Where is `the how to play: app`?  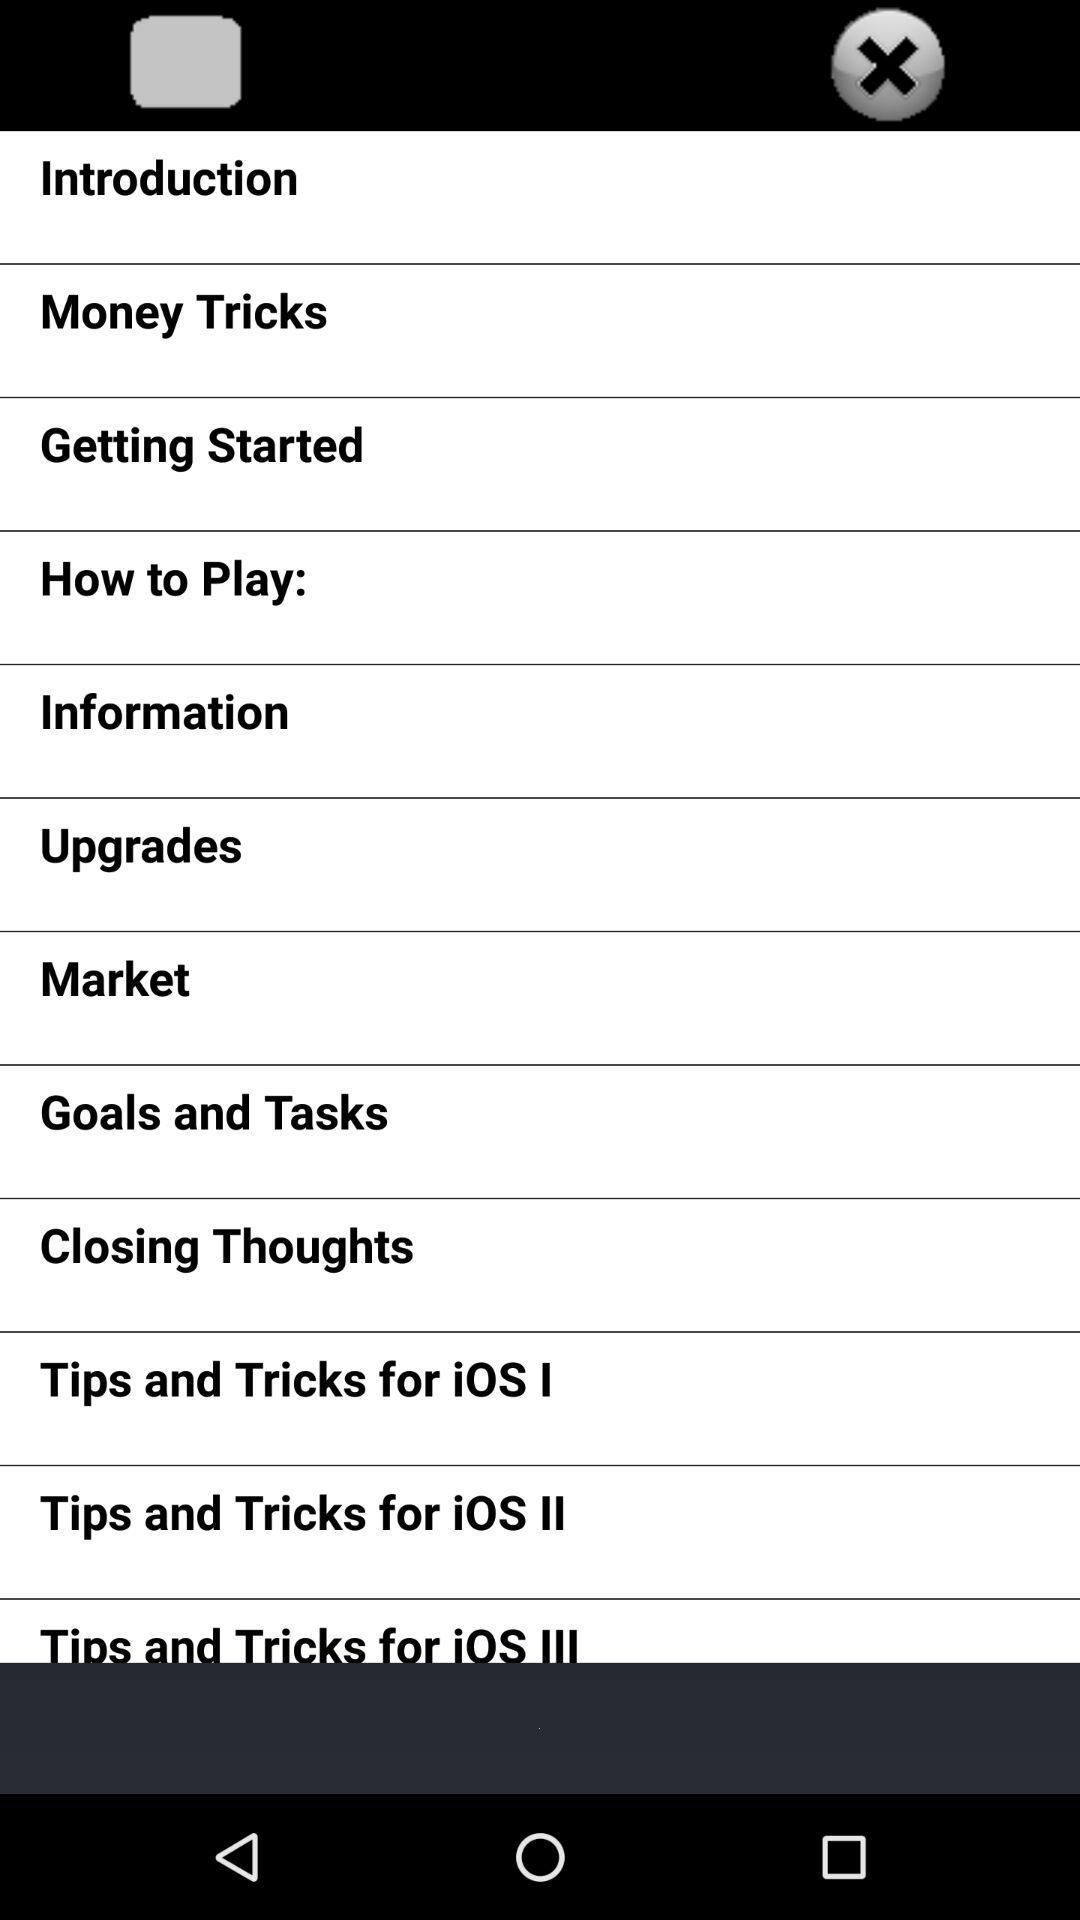
the how to play: app is located at coordinates (172, 583).